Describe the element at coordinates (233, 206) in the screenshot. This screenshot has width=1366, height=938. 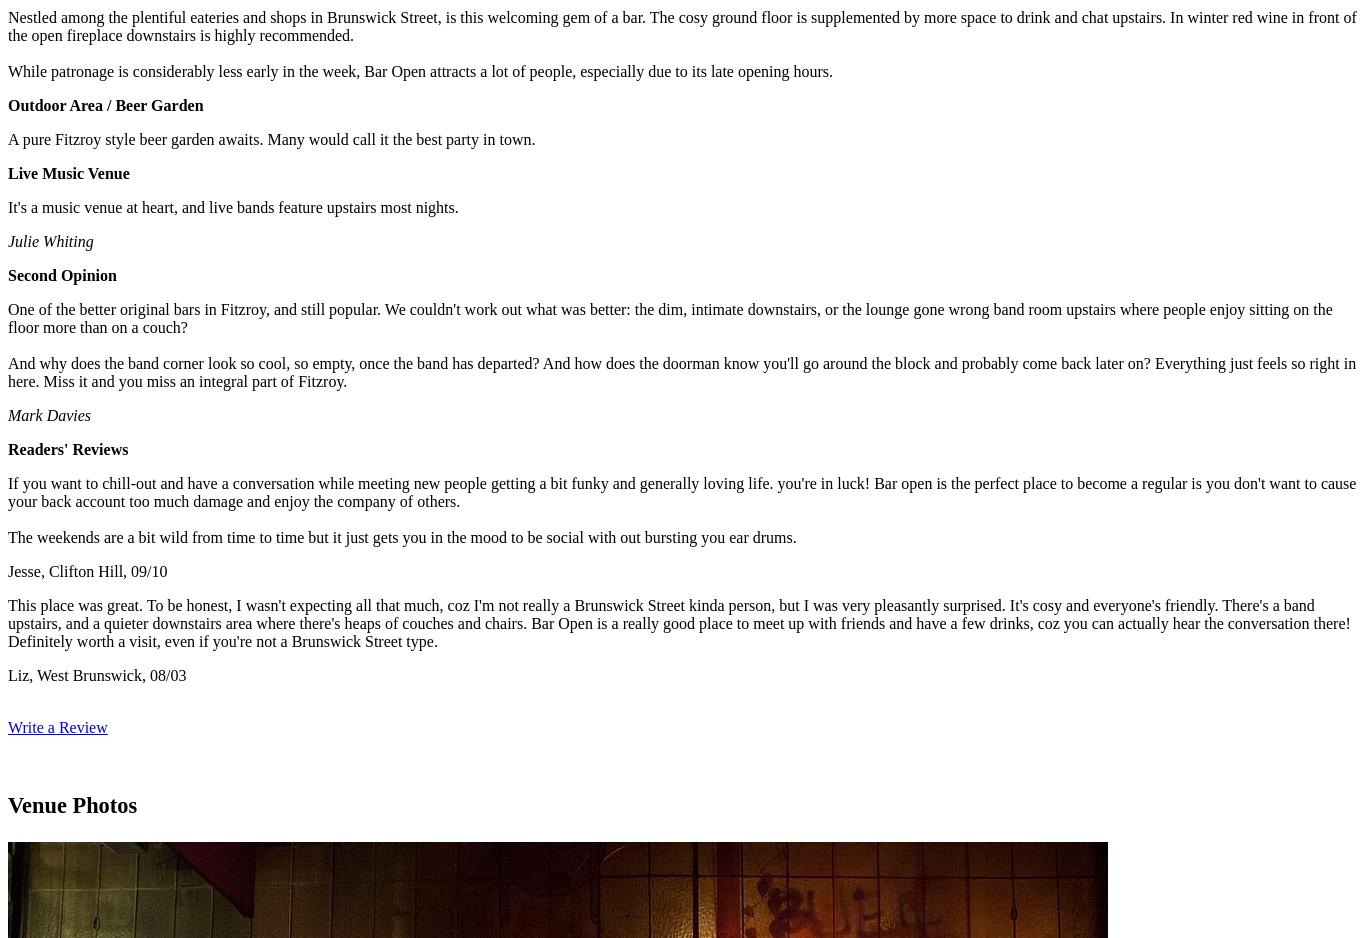
I see `'It's a music venue at heart, and live bands feature upstairs most nights.'` at that location.